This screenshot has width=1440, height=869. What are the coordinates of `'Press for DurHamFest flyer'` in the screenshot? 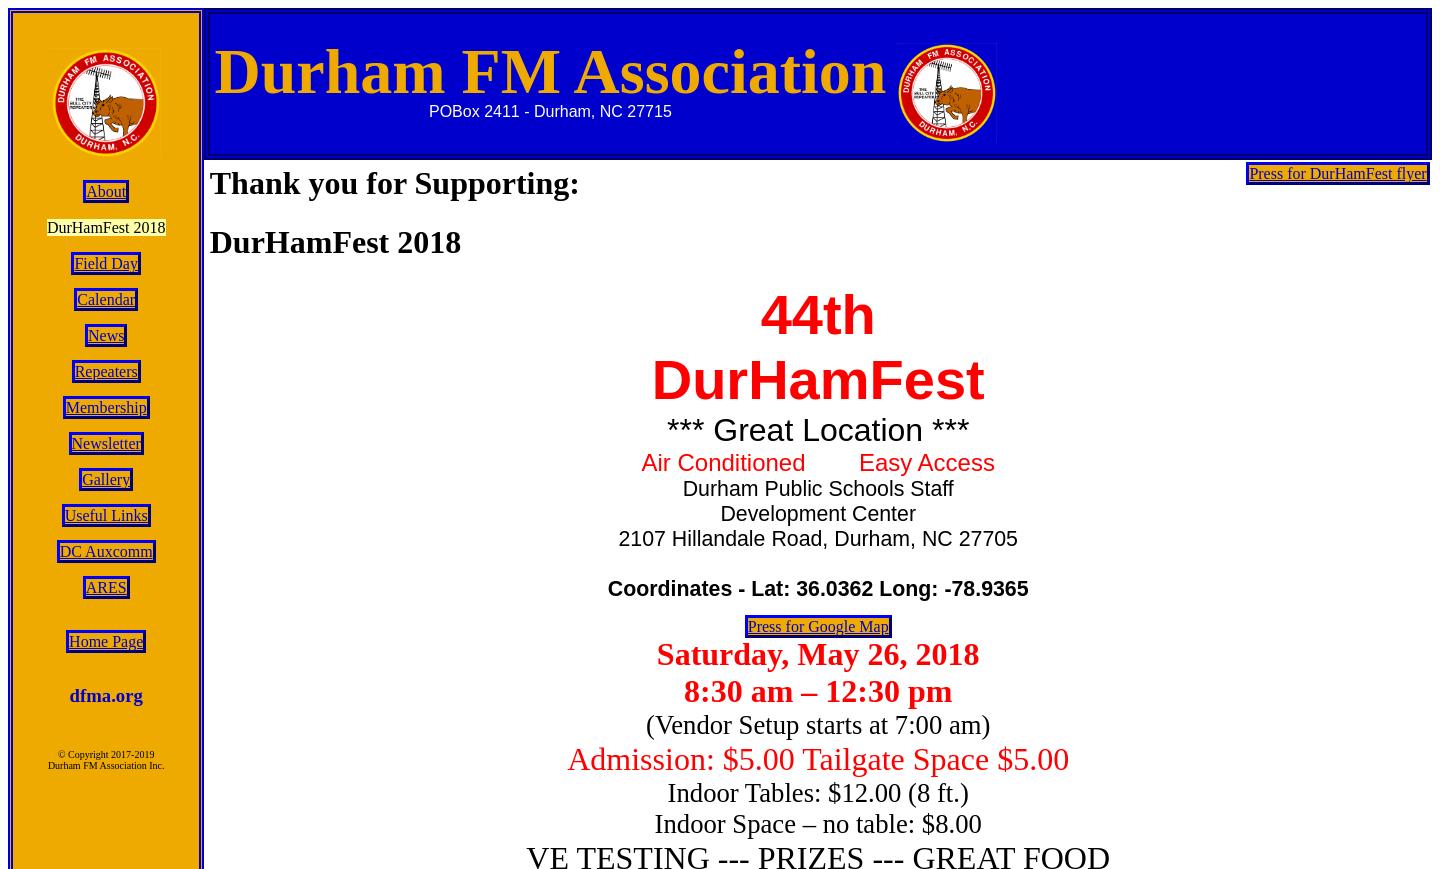 It's located at (1248, 172).